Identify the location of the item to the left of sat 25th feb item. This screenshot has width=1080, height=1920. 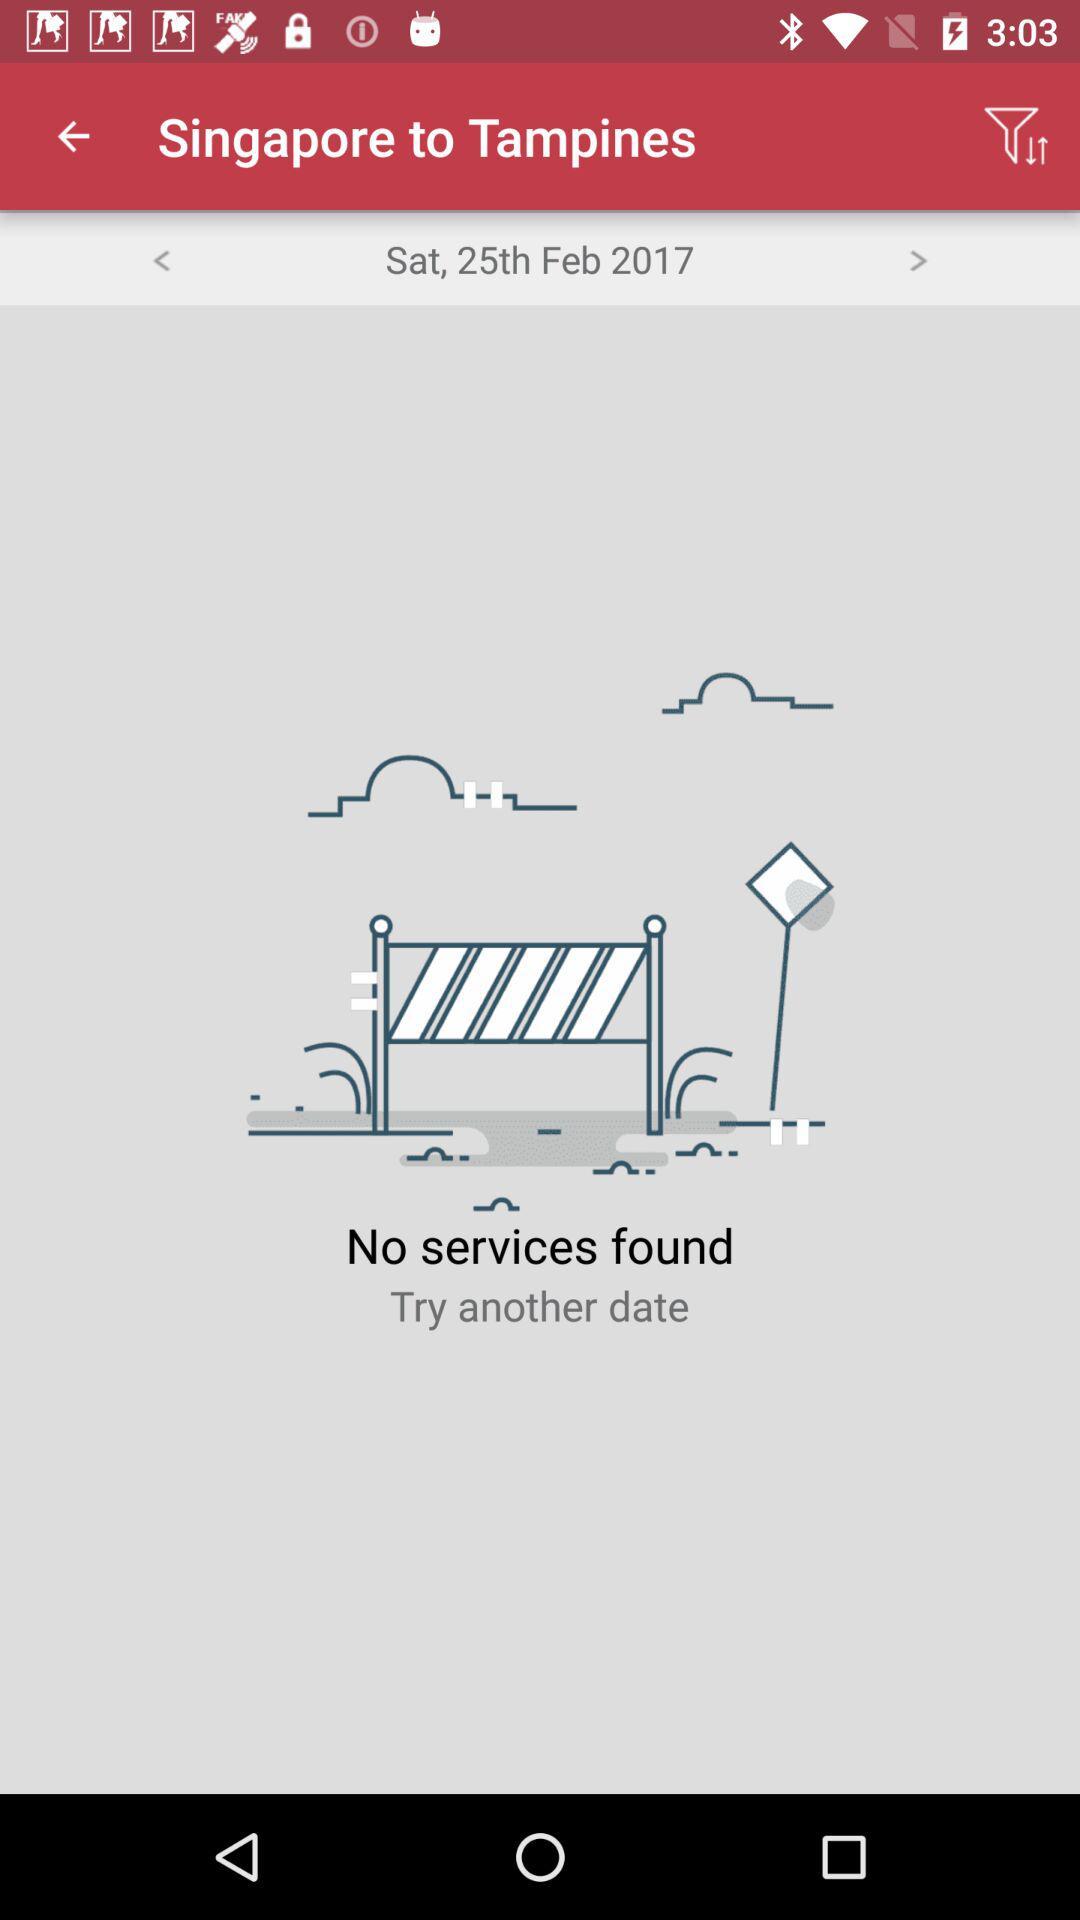
(159, 257).